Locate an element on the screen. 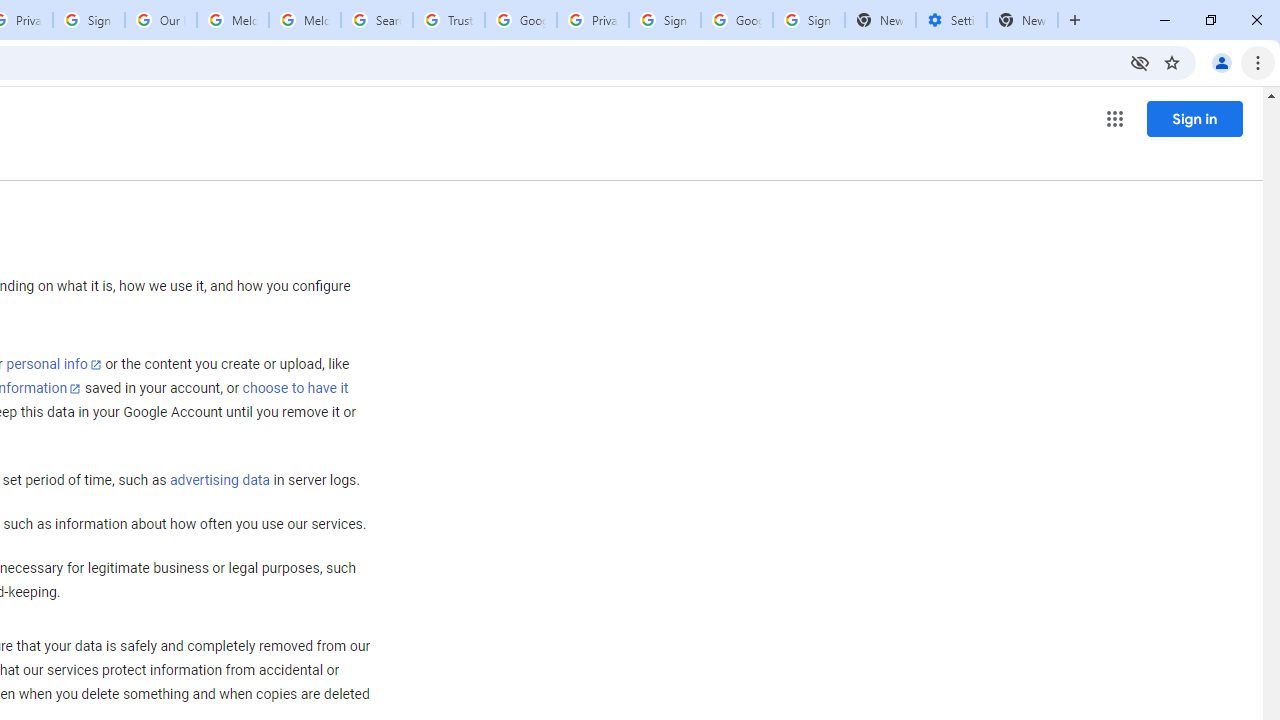 The height and width of the screenshot is (720, 1280). 'Google Cybersecurity Innovations - Google Safety Center' is located at coordinates (736, 20).